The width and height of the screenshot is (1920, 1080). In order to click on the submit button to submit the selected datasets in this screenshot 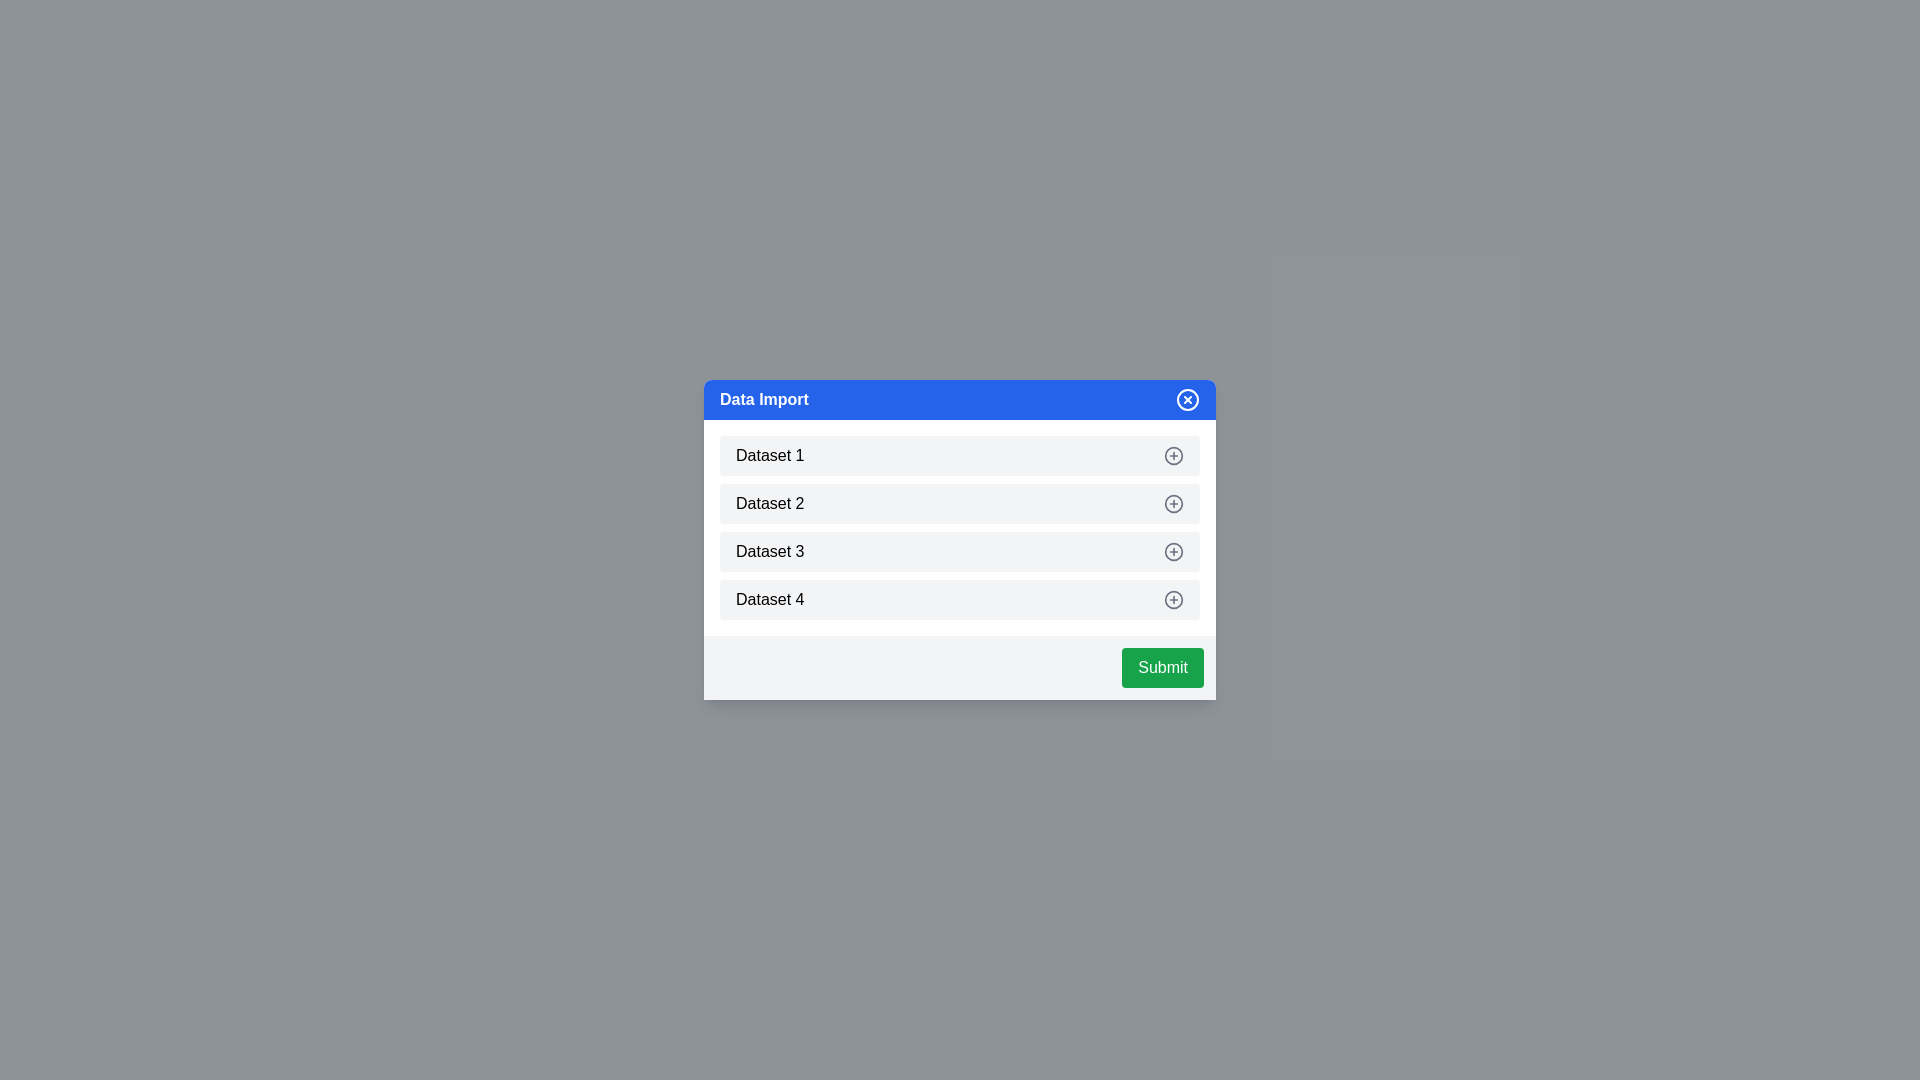, I will do `click(1162, 667)`.